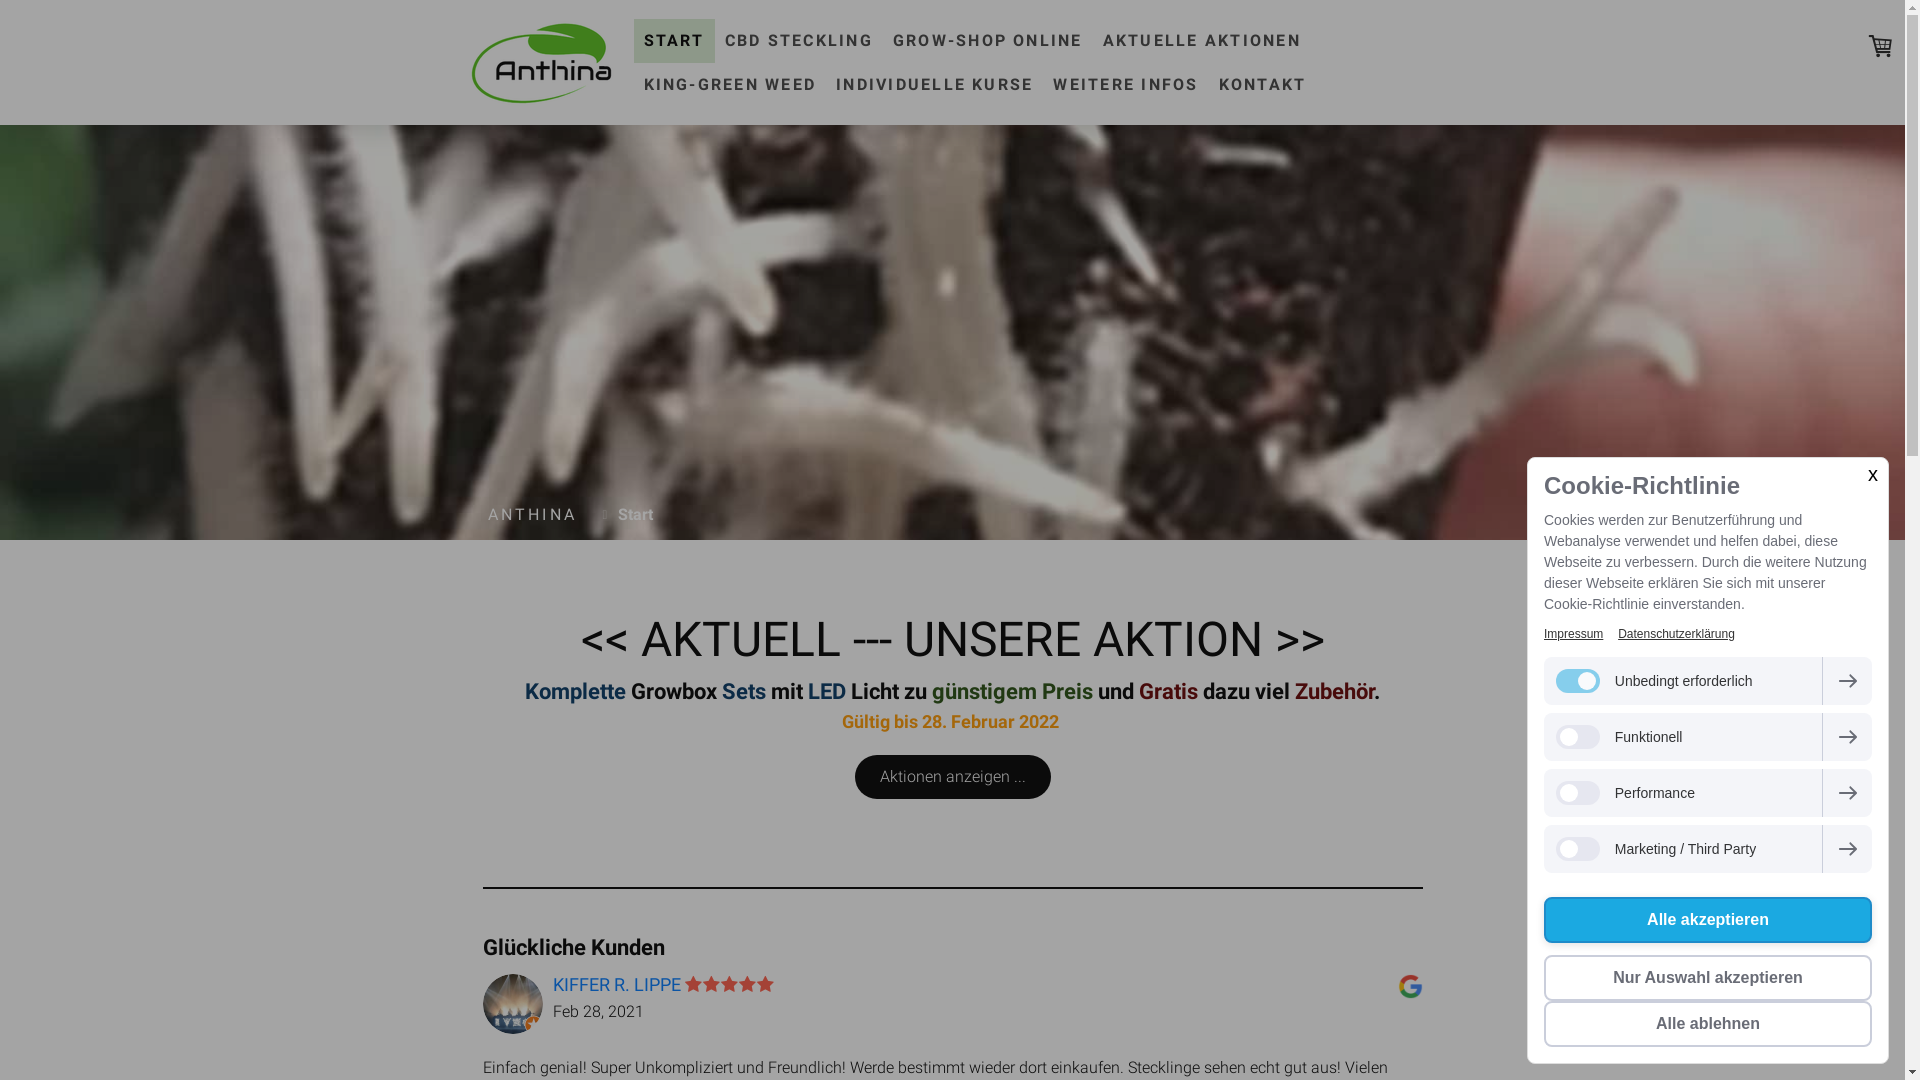 This screenshot has width=1920, height=1080. Describe the element at coordinates (1200, 39) in the screenshot. I see `'AKTUELLE AKTIONEN'` at that location.